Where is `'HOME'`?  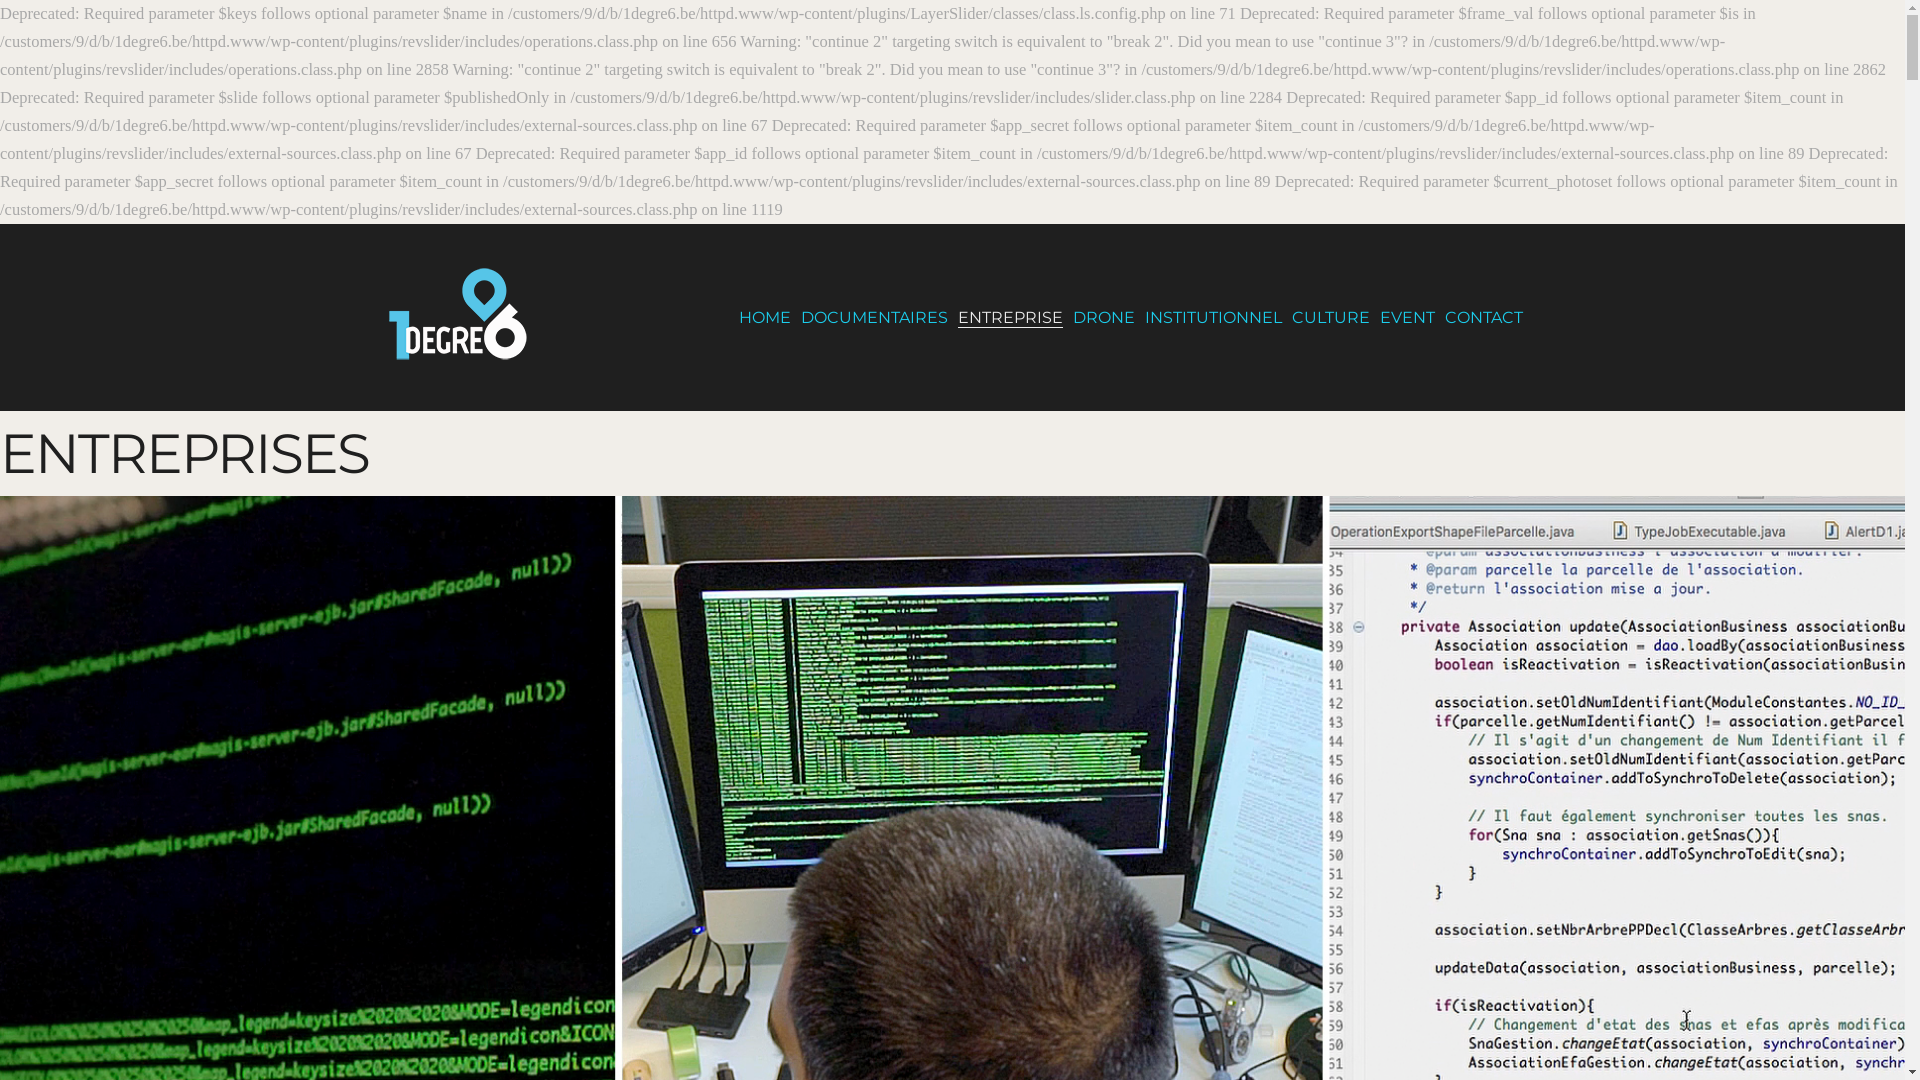
'HOME' is located at coordinates (762, 316).